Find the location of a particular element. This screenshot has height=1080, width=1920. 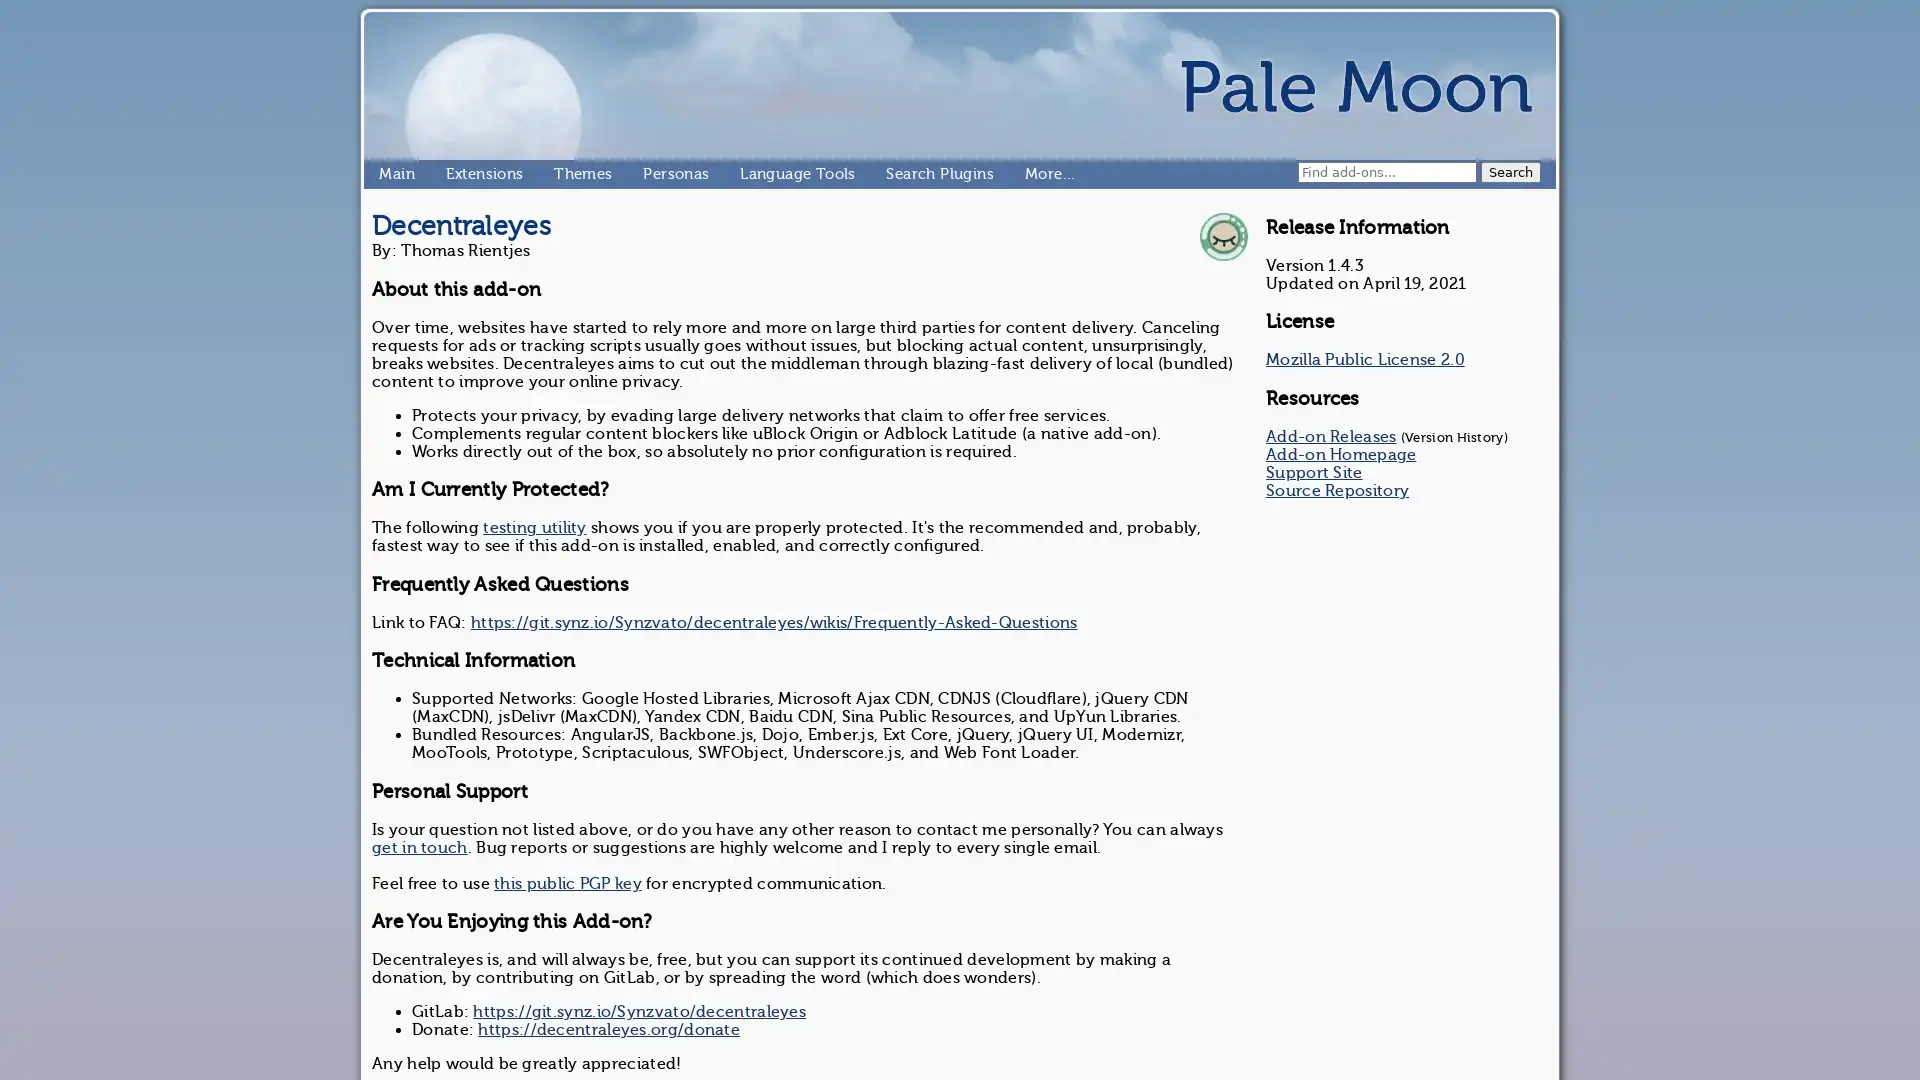

Search is located at coordinates (1511, 171).